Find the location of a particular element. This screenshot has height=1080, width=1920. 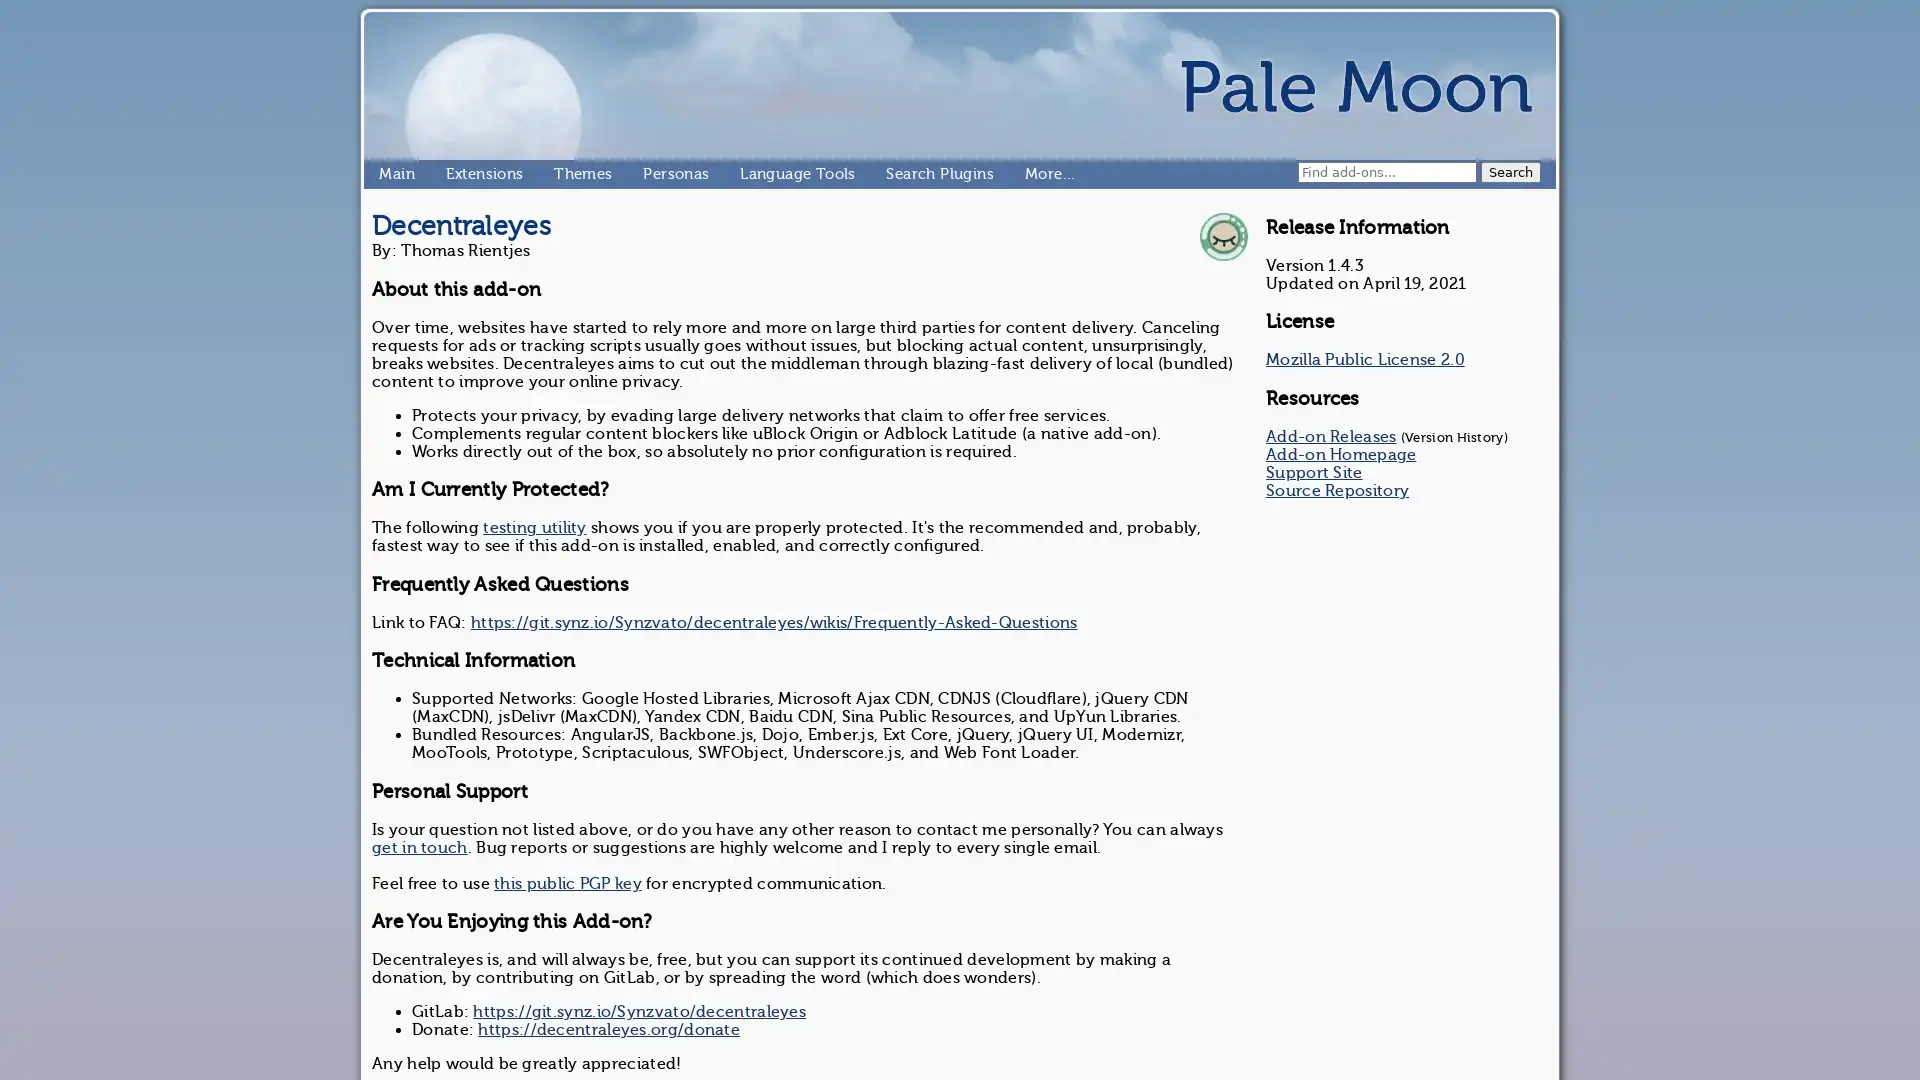

Search is located at coordinates (1511, 171).